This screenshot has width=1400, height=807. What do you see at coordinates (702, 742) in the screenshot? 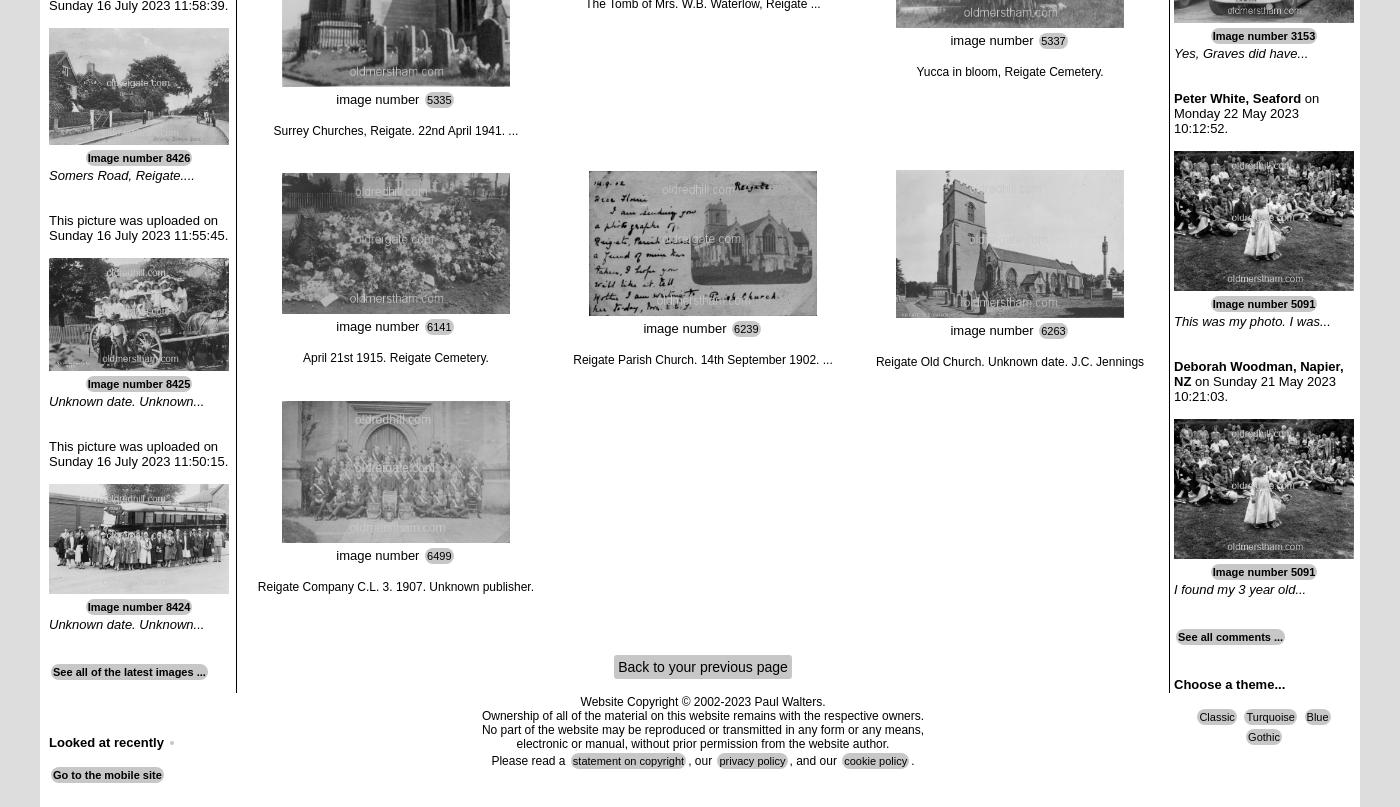
I see `'electronic or manual, without prior permission from the website author.'` at bounding box center [702, 742].